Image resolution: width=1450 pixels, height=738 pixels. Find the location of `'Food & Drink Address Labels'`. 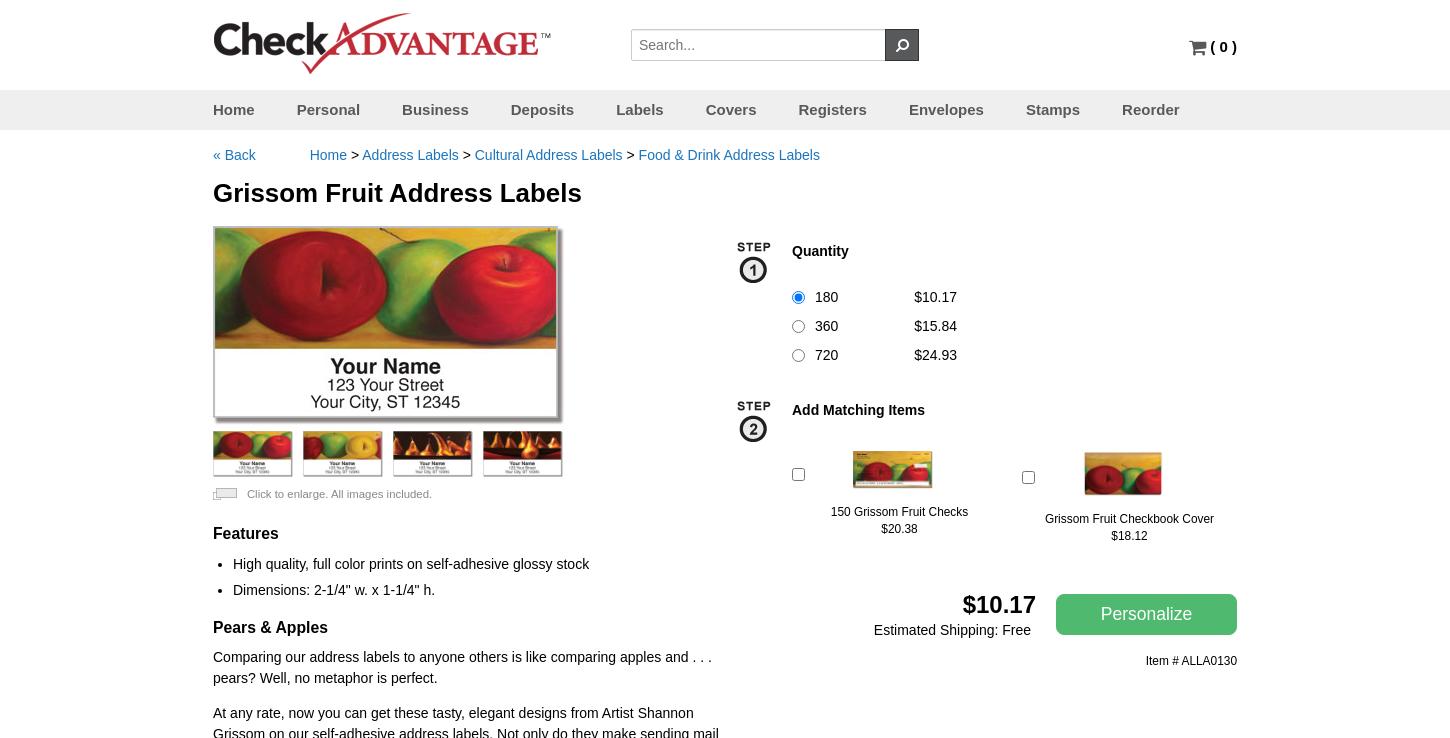

'Food & Drink Address Labels' is located at coordinates (728, 153).